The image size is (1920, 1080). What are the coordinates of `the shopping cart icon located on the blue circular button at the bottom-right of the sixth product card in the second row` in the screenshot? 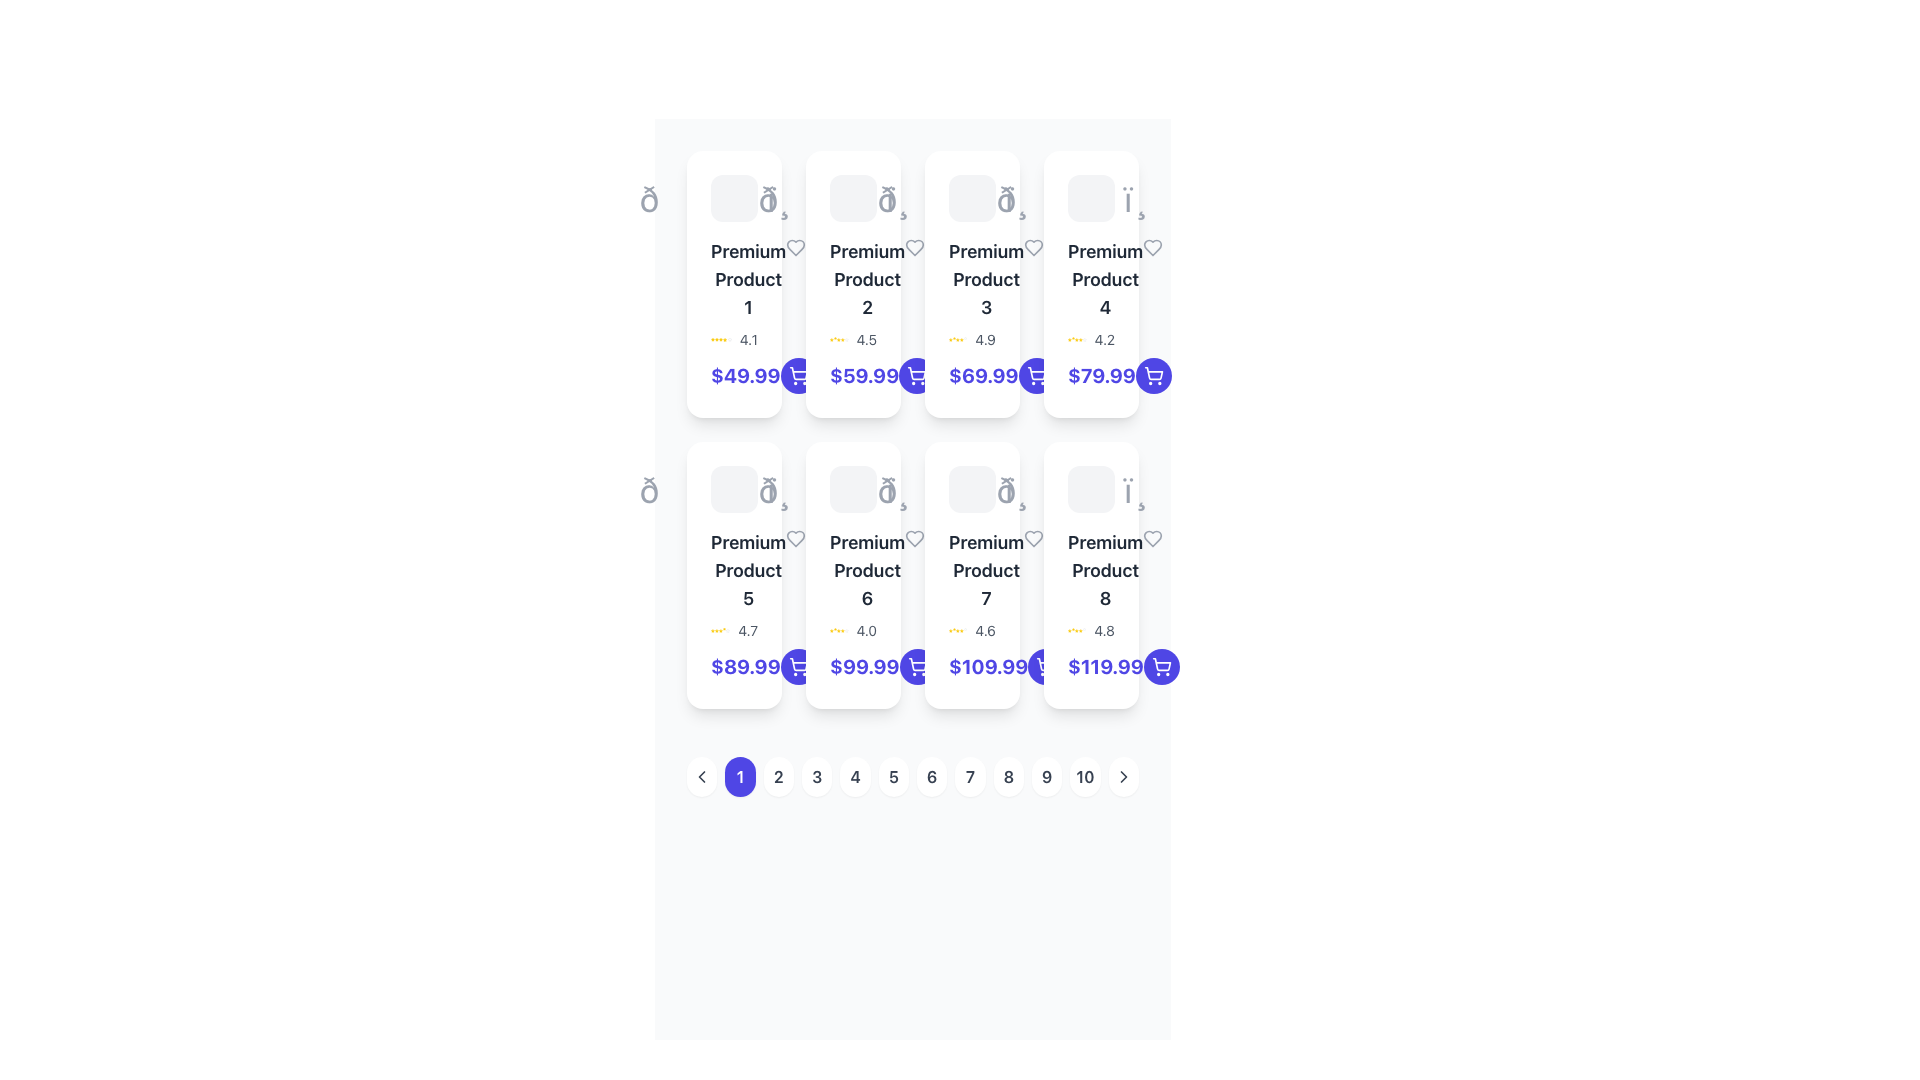 It's located at (916, 667).